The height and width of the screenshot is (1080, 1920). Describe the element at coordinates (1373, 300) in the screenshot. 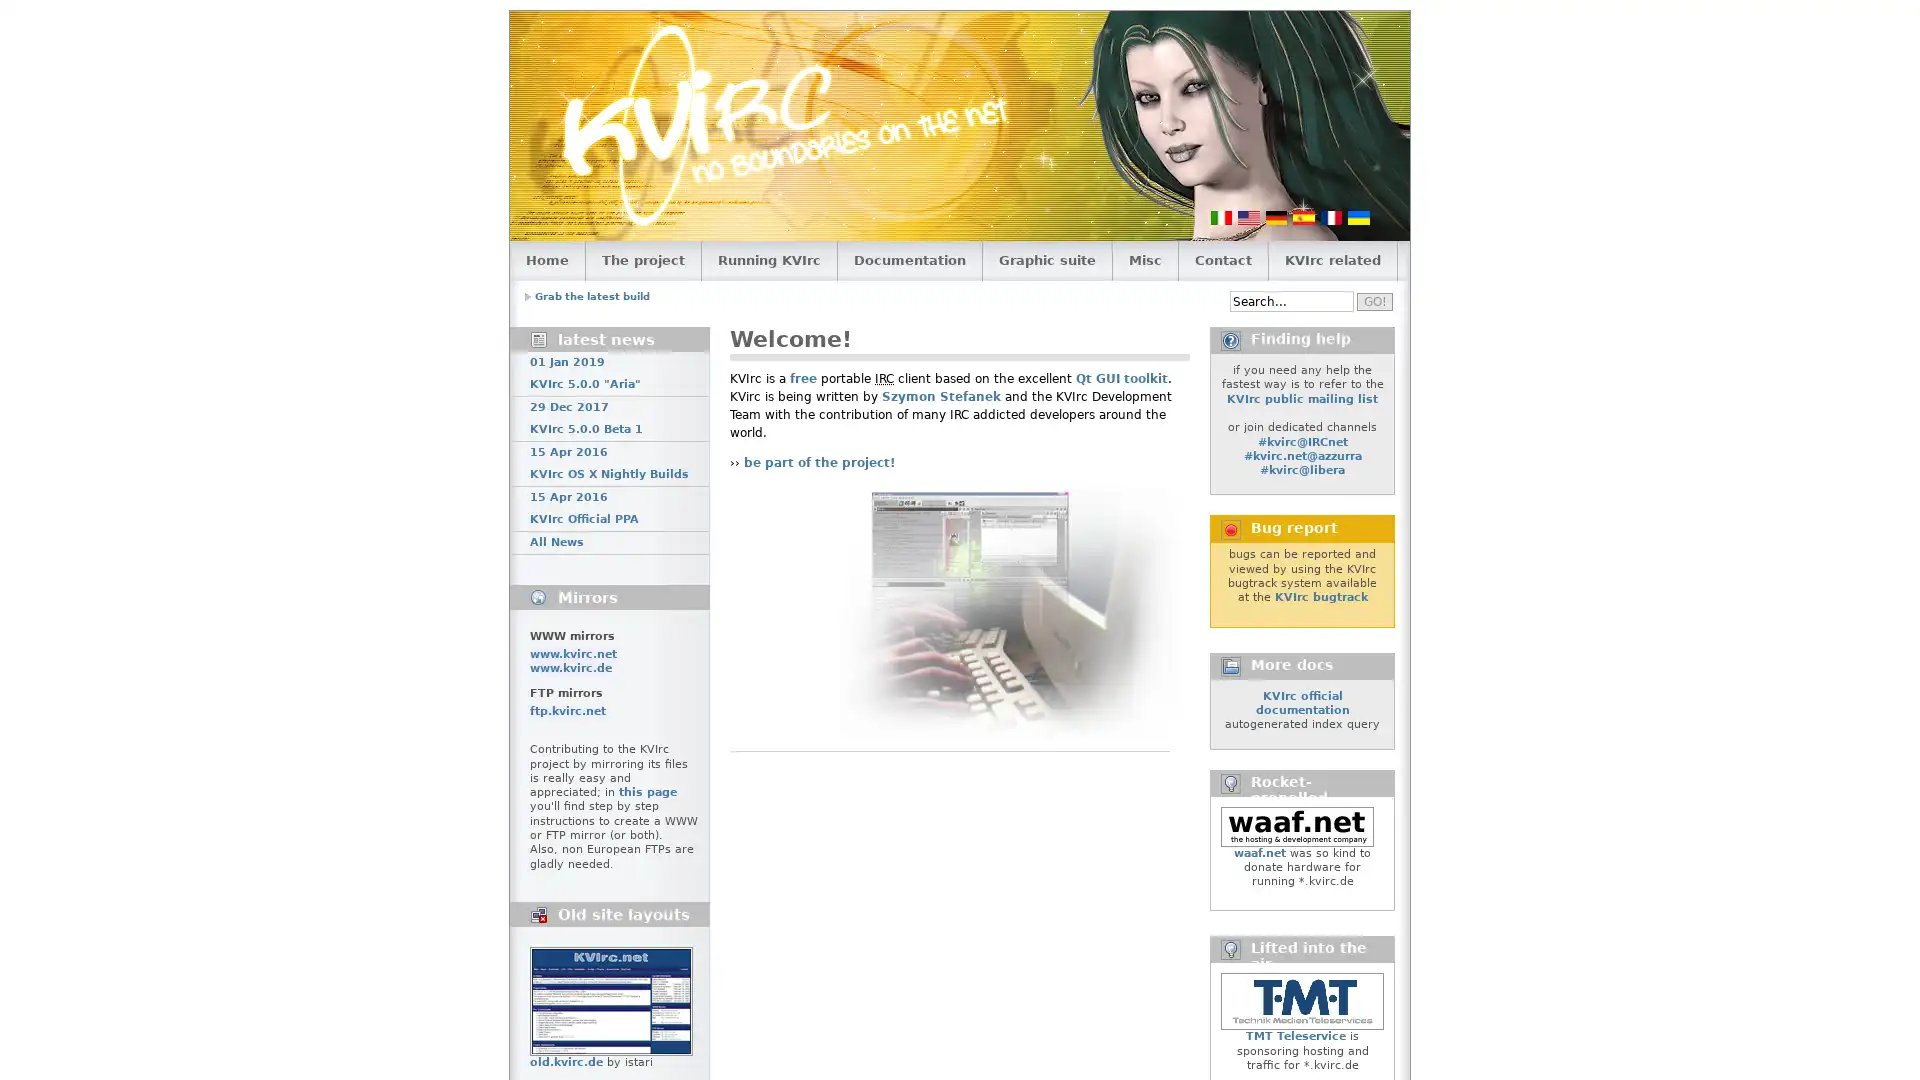

I see `GO!` at that location.